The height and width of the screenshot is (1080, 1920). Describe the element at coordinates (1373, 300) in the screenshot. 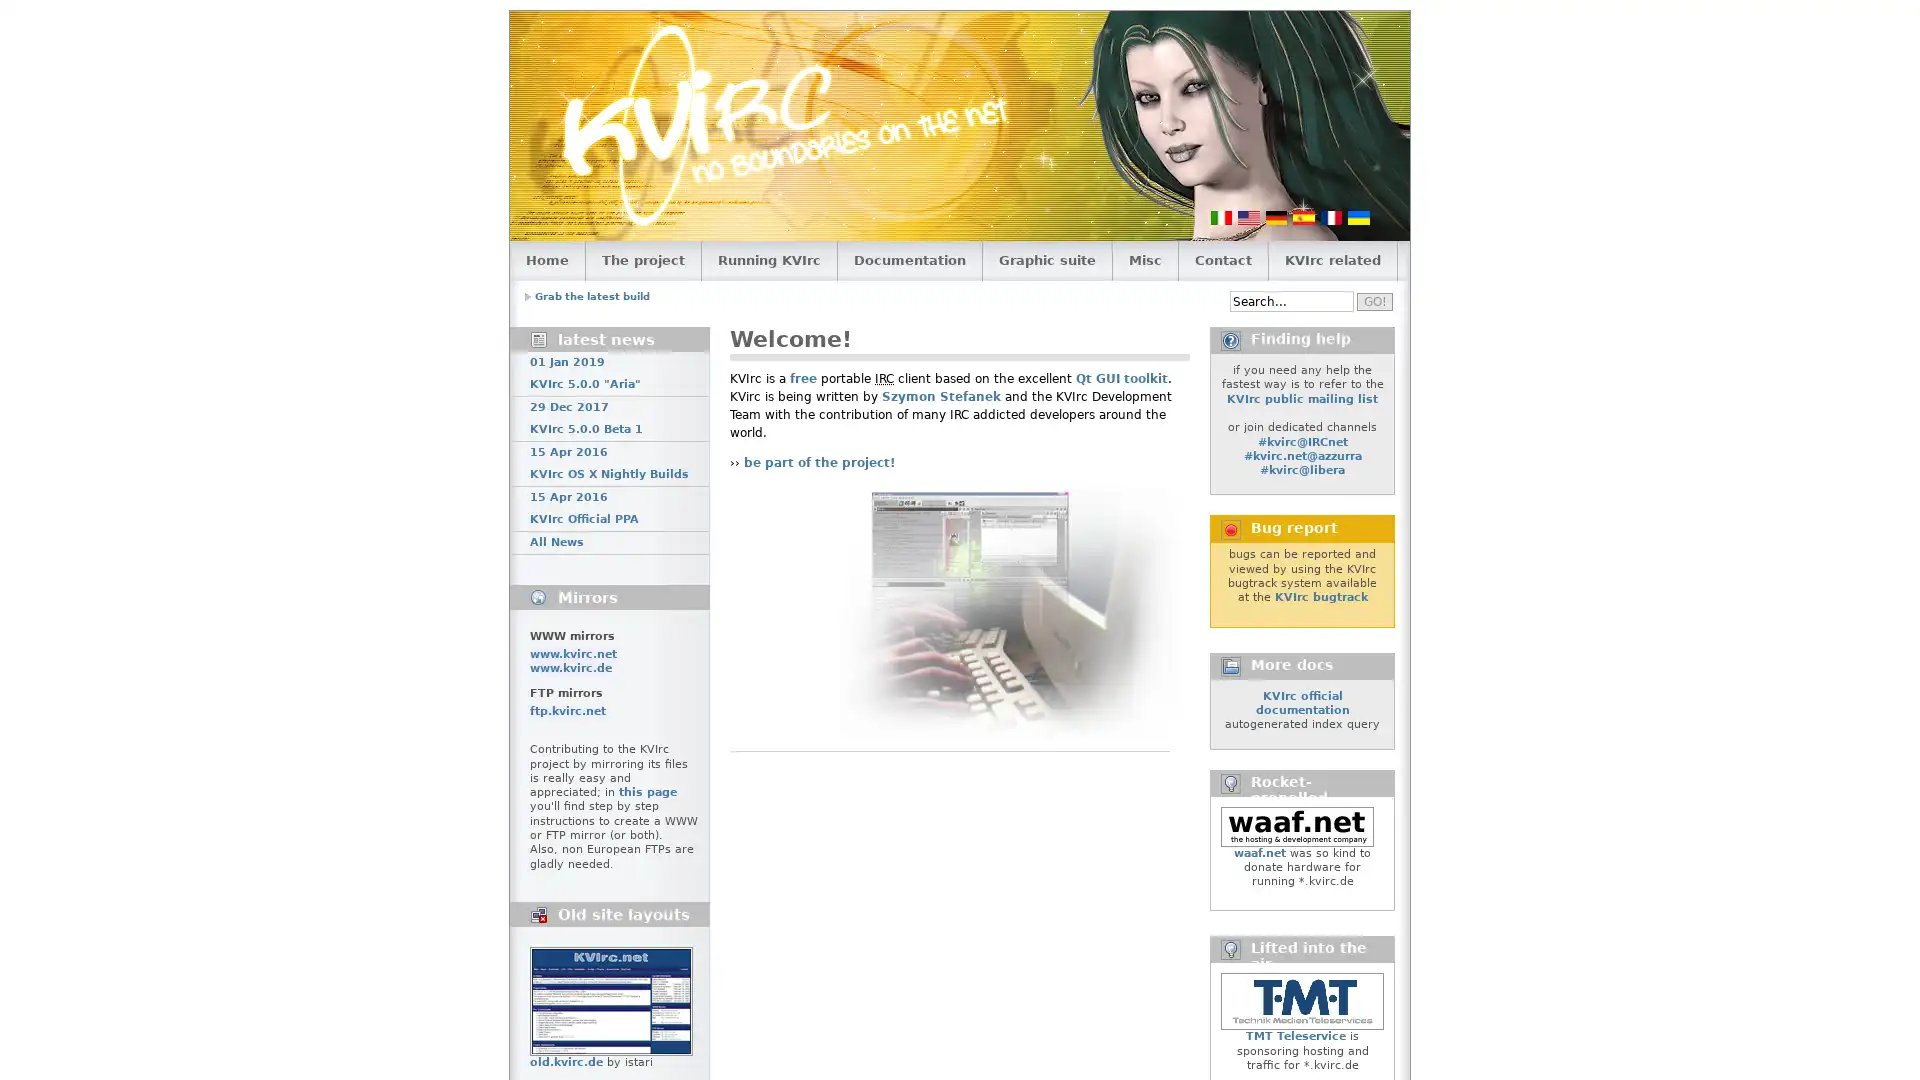

I see `GO!` at that location.